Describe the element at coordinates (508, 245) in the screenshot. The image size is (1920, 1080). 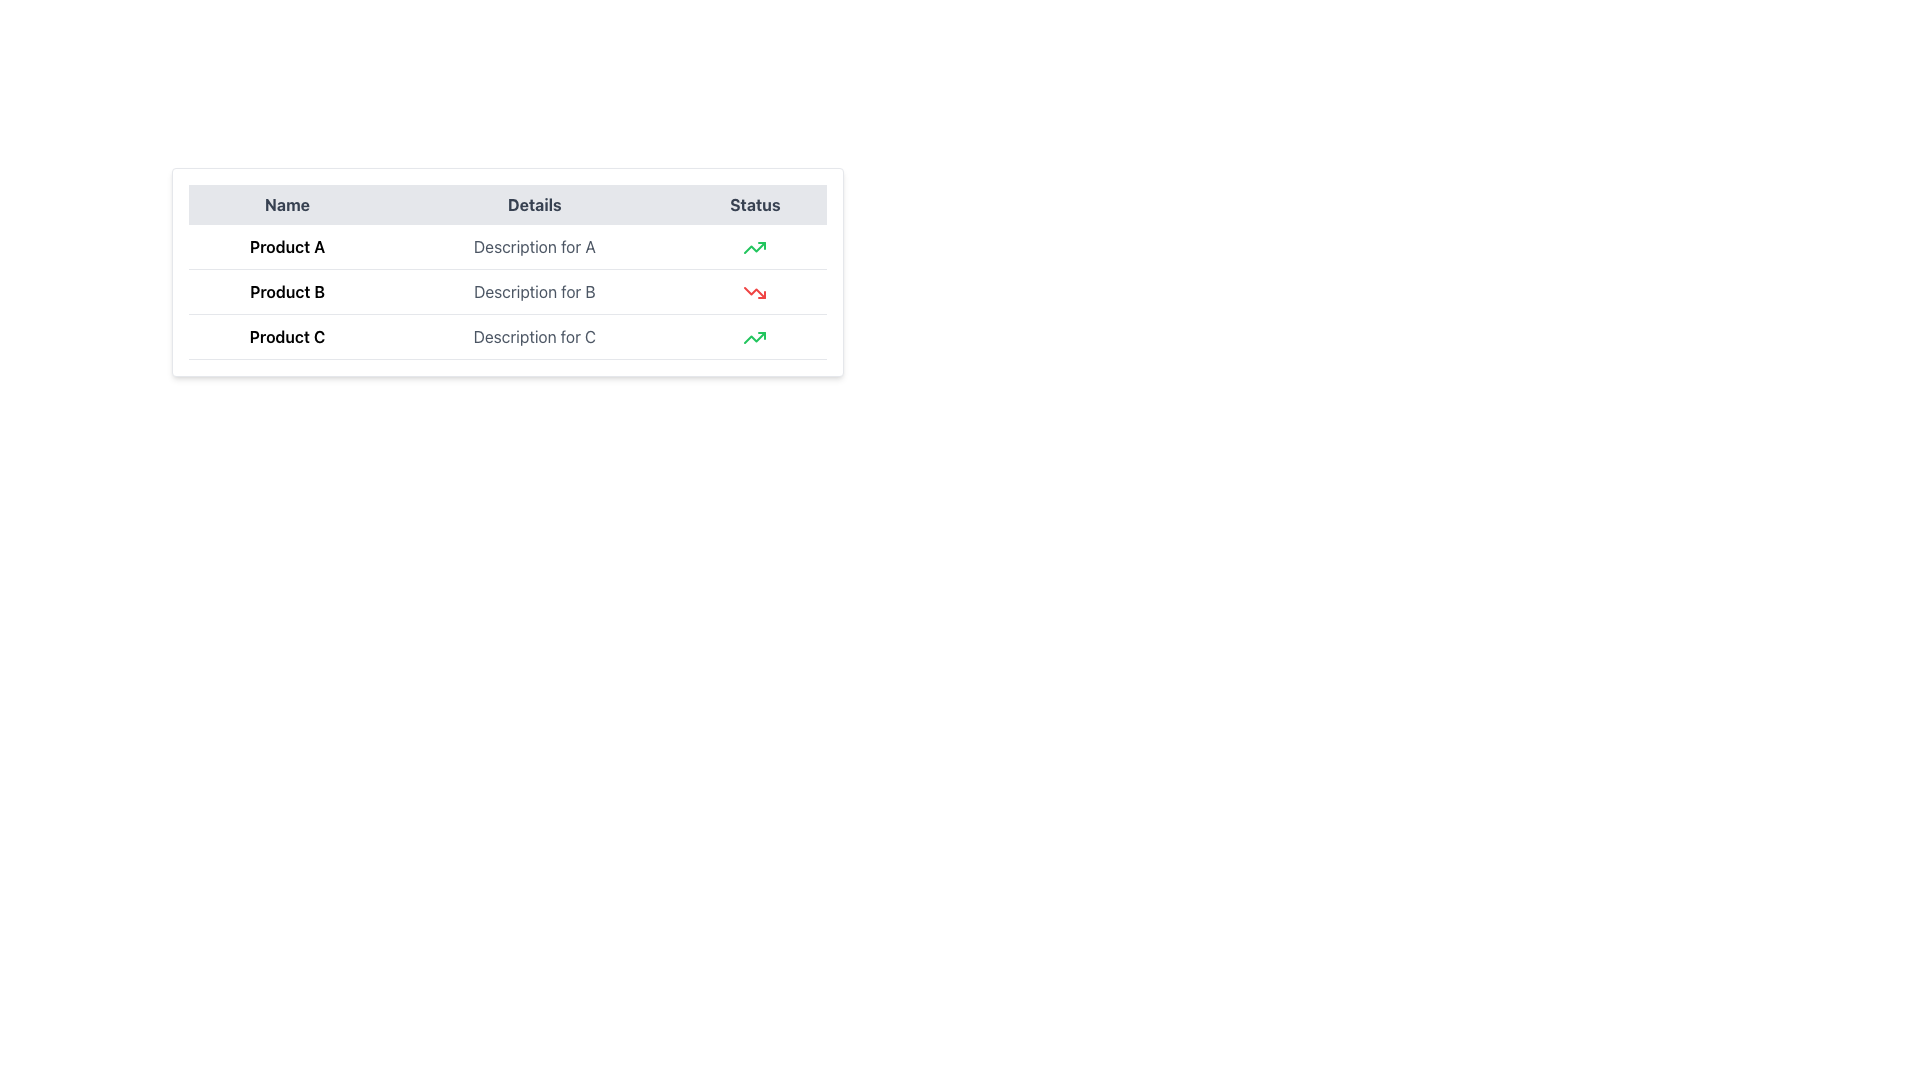
I see `the first row of the data table that summarizes information about 'Product A'` at that location.